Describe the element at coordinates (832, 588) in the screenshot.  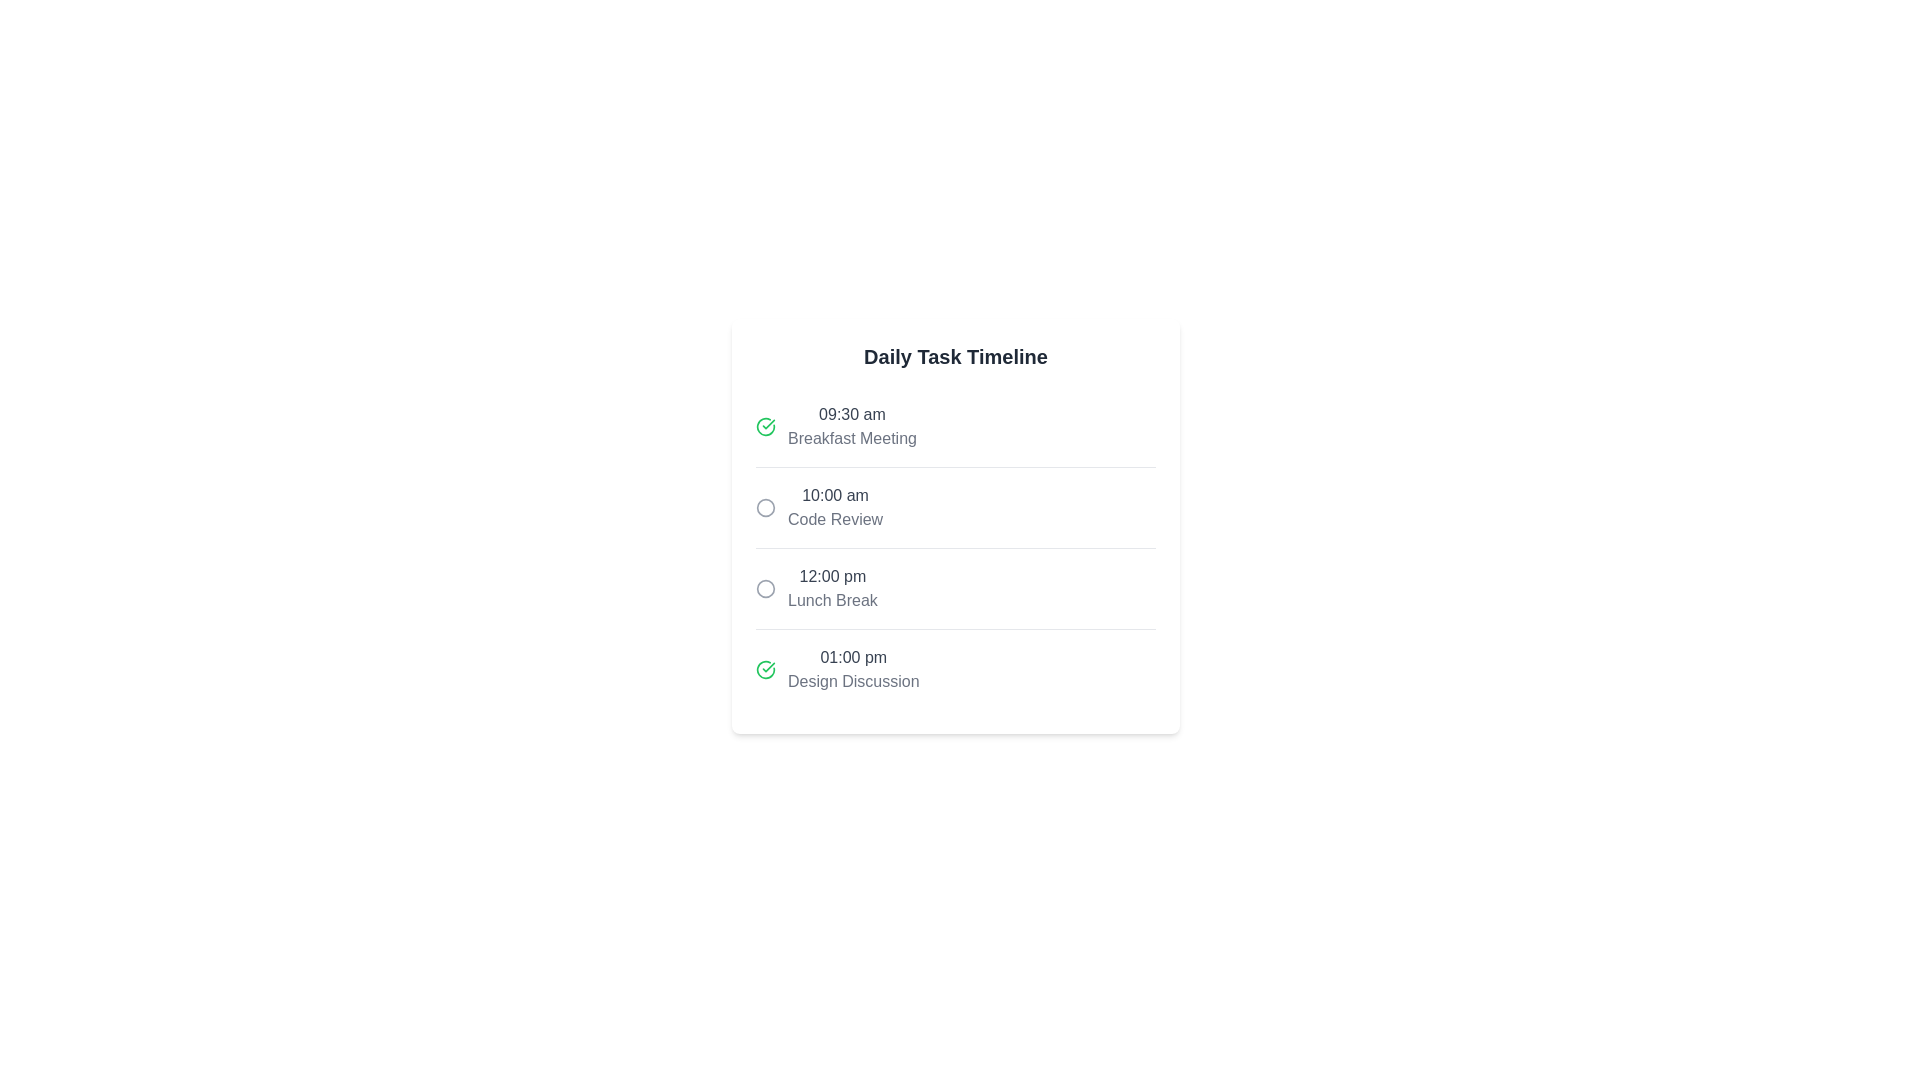
I see `the 'Lunch Break' text label indicating a scheduled event at 12:00 pm in the timeline of daily tasks, located between '10:00 am Code Review' and '01:00 pm Design Discussion'` at that location.